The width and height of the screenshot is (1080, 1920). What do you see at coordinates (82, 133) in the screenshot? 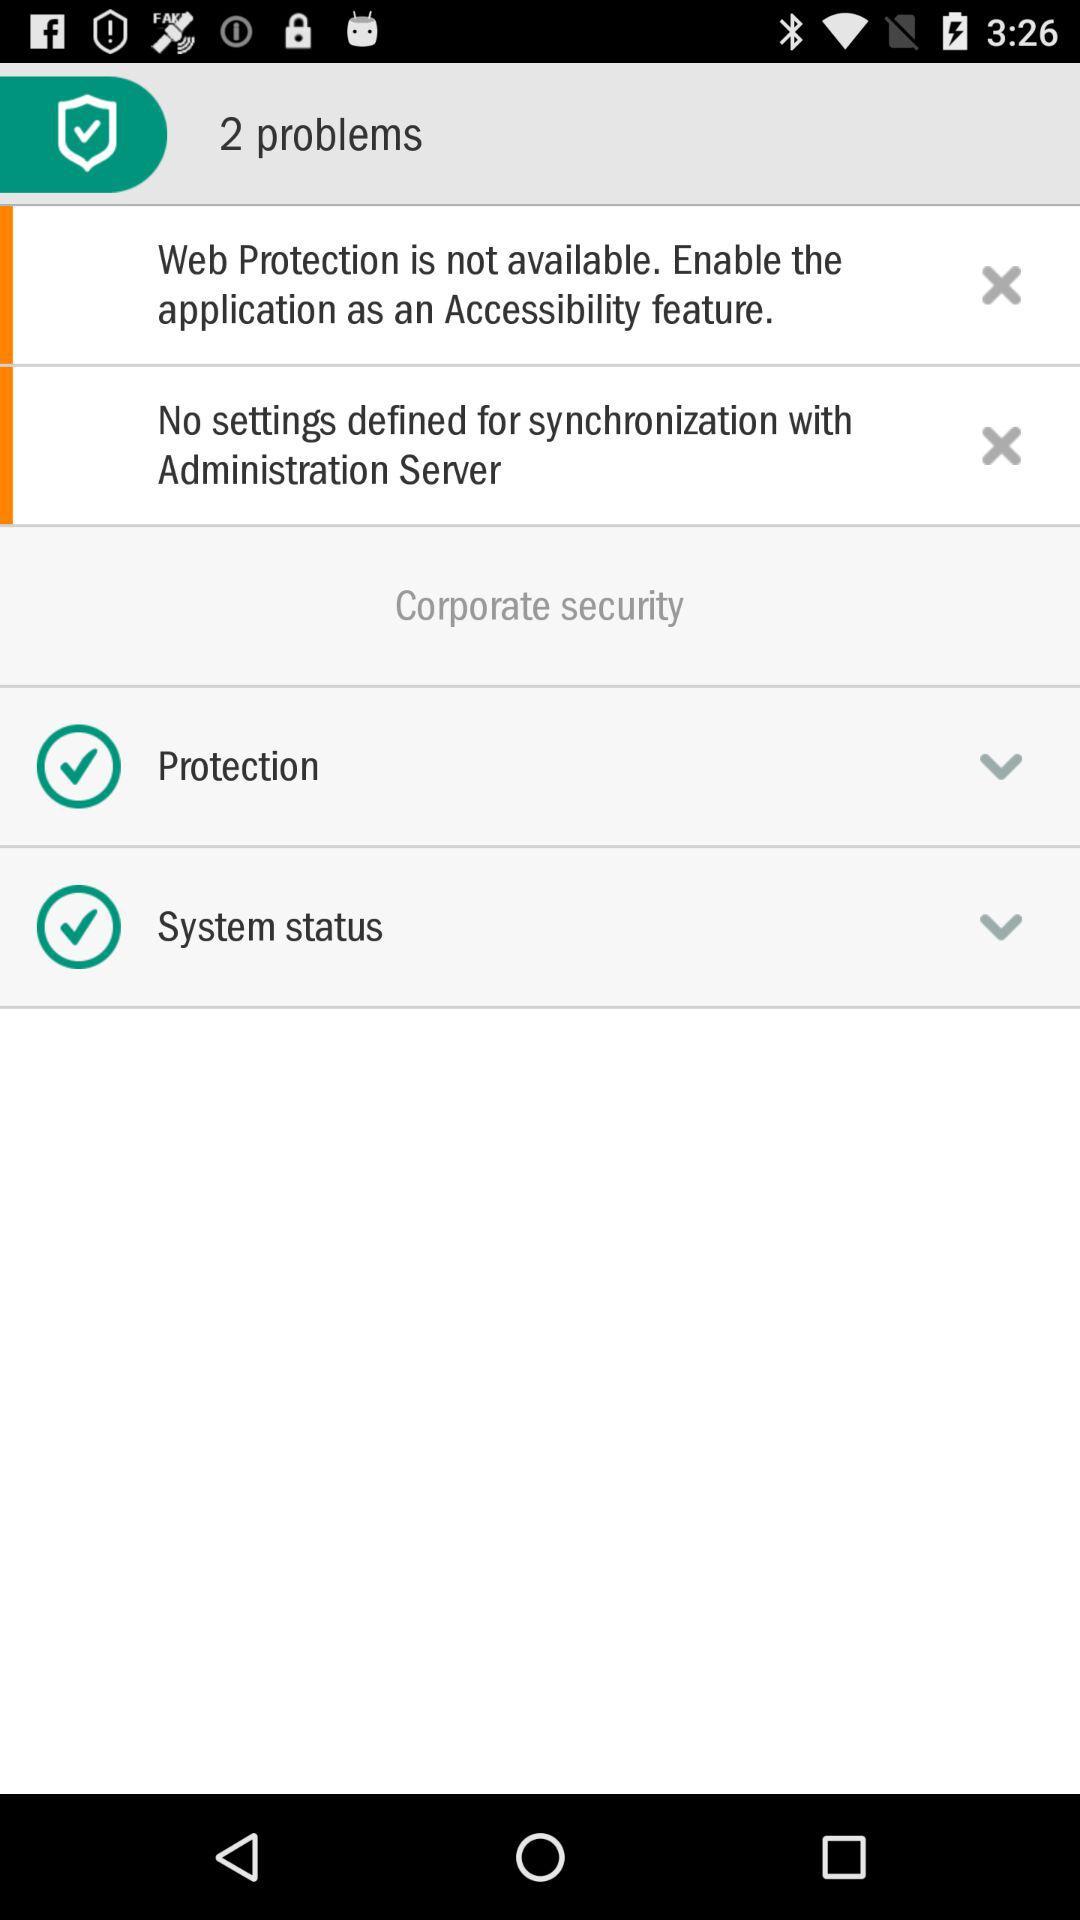
I see `app above web protection is icon` at bounding box center [82, 133].